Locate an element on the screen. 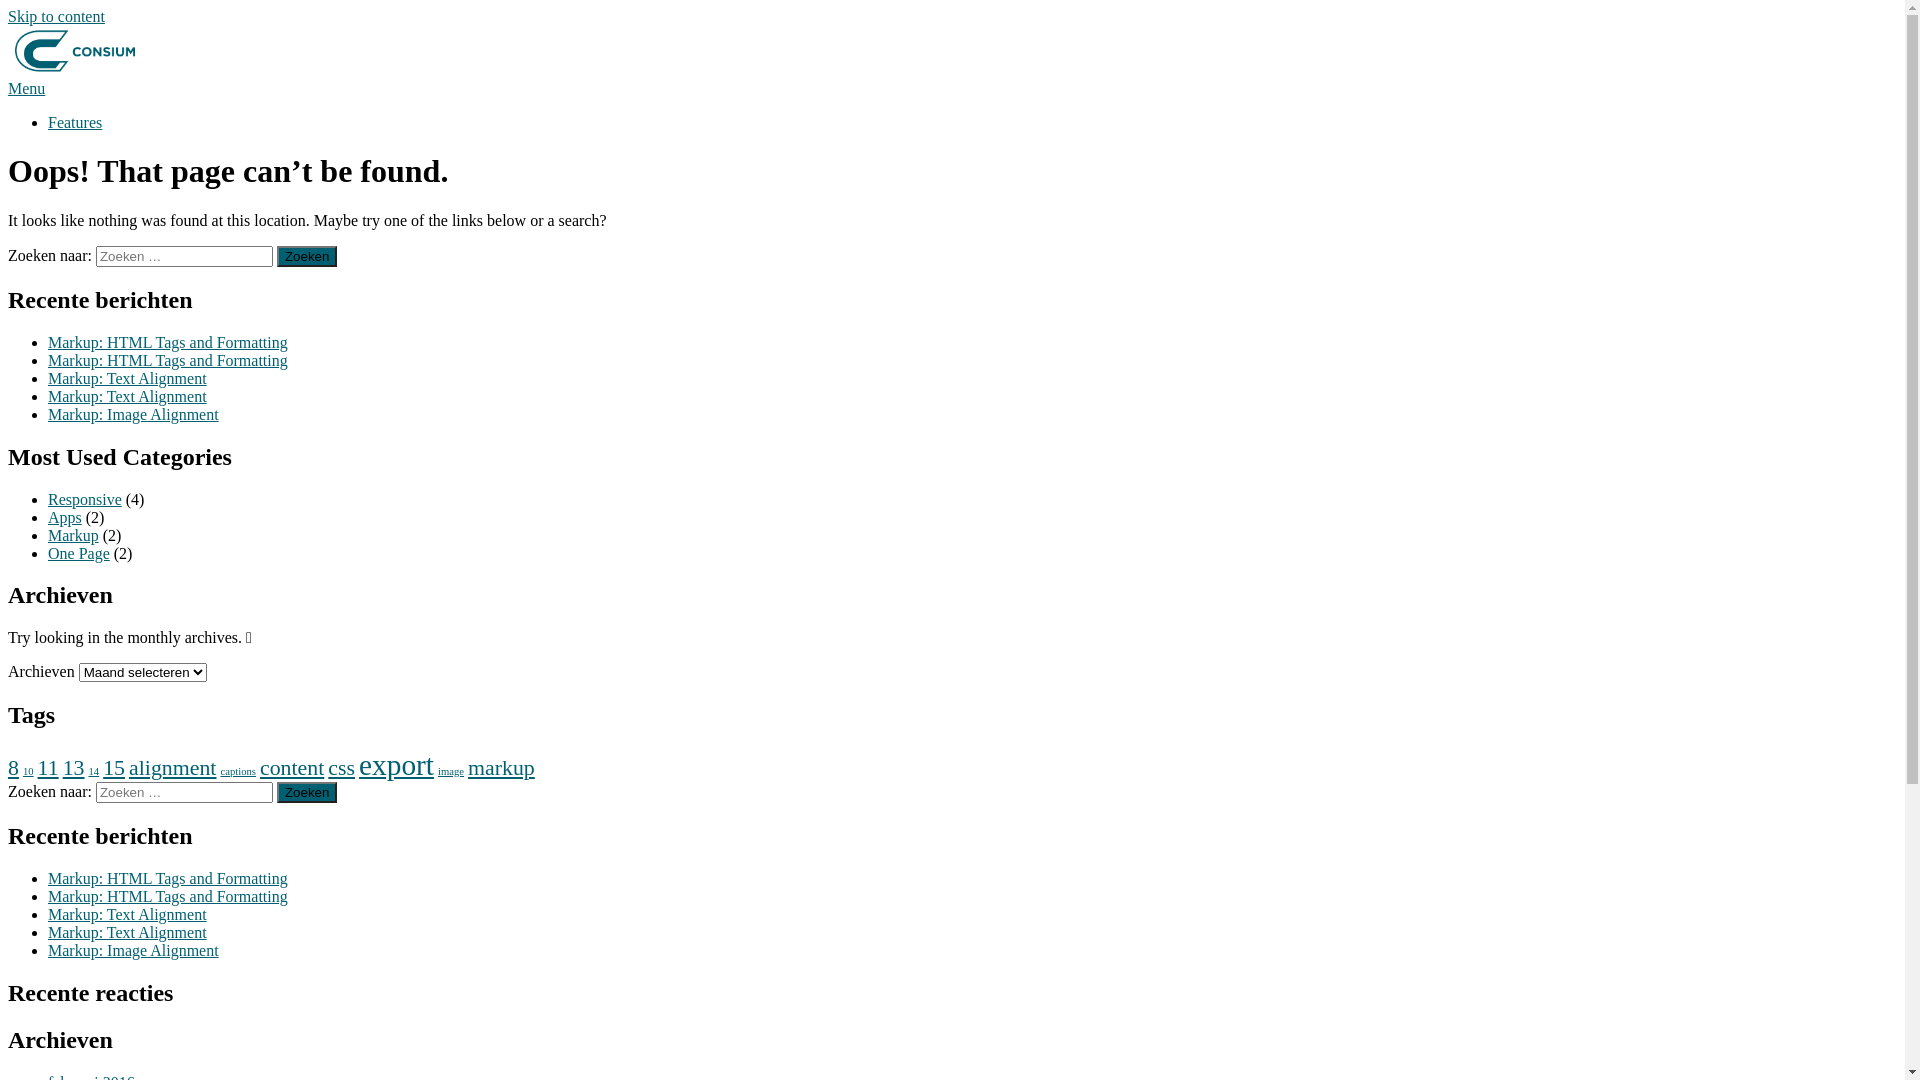  'image' is located at coordinates (450, 770).